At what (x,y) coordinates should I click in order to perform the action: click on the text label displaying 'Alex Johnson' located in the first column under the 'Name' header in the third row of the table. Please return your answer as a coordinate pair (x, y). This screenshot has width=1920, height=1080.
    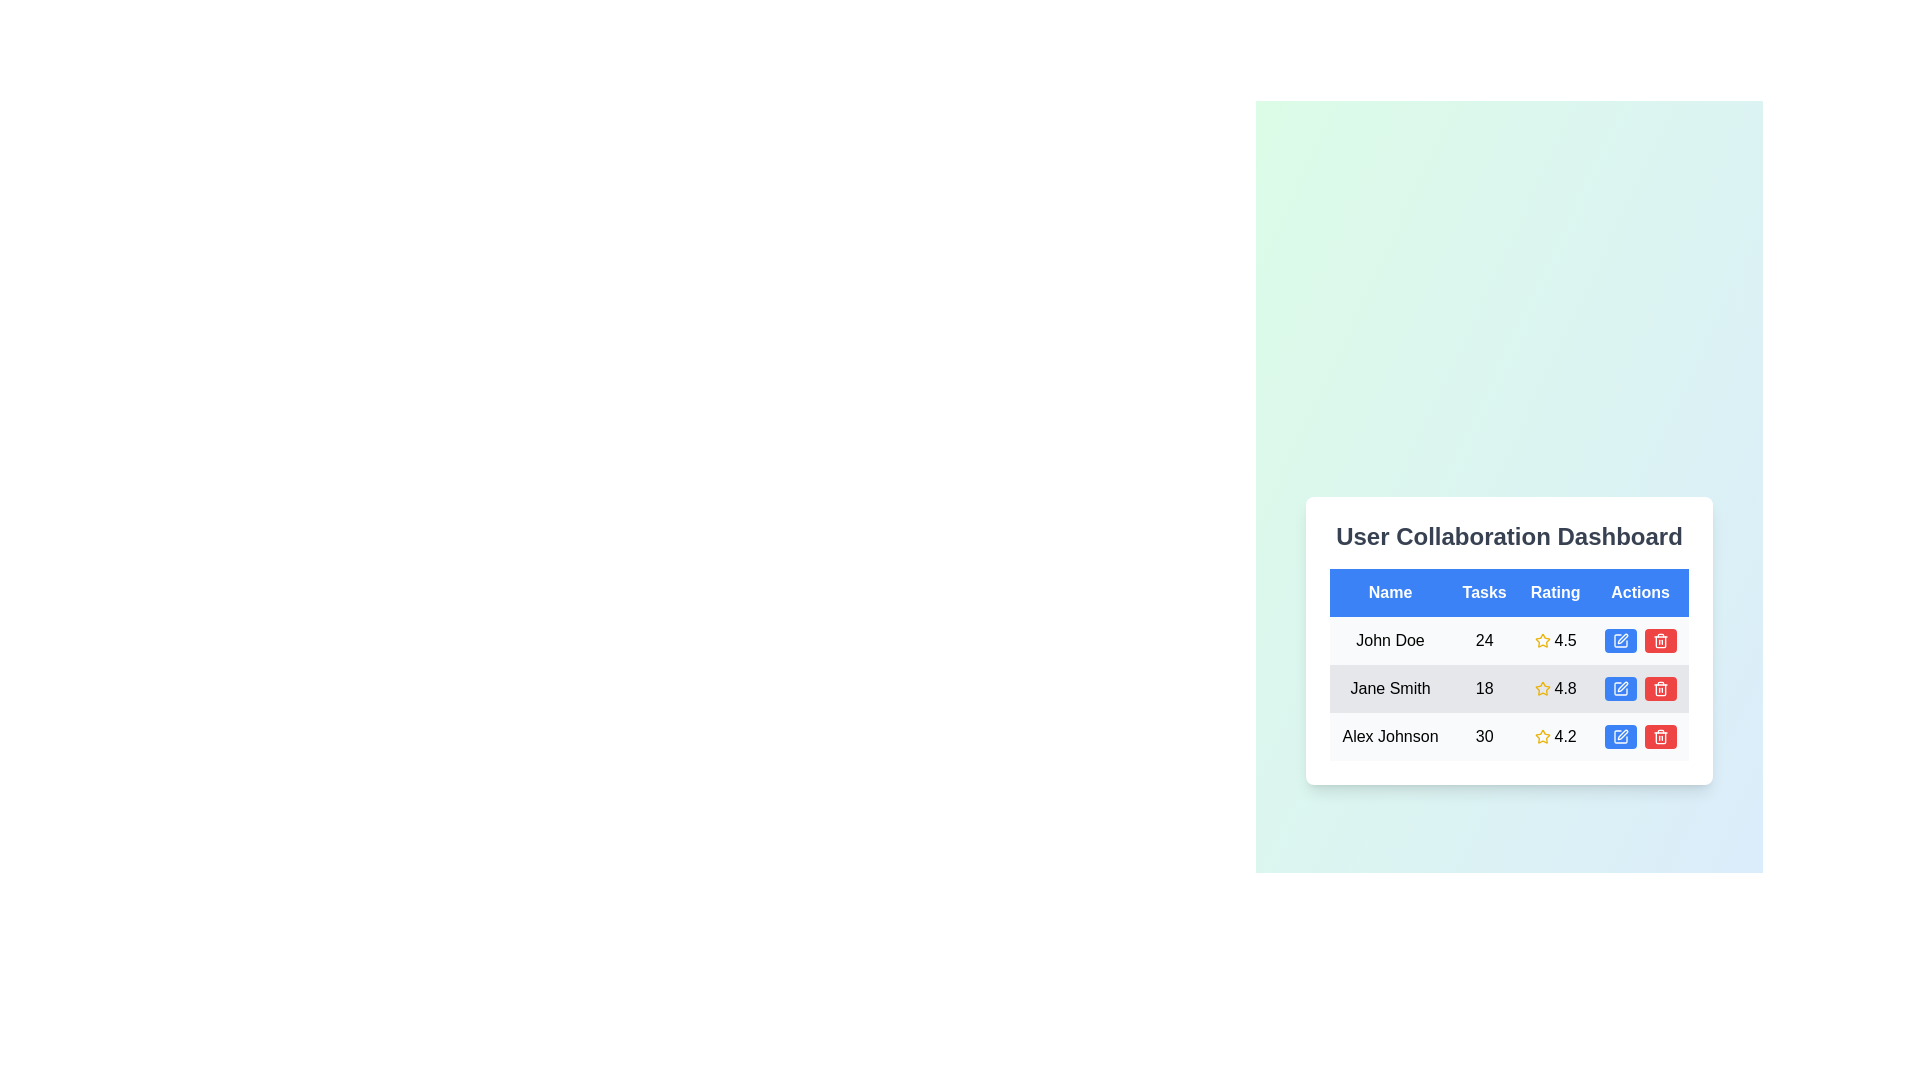
    Looking at the image, I should click on (1389, 736).